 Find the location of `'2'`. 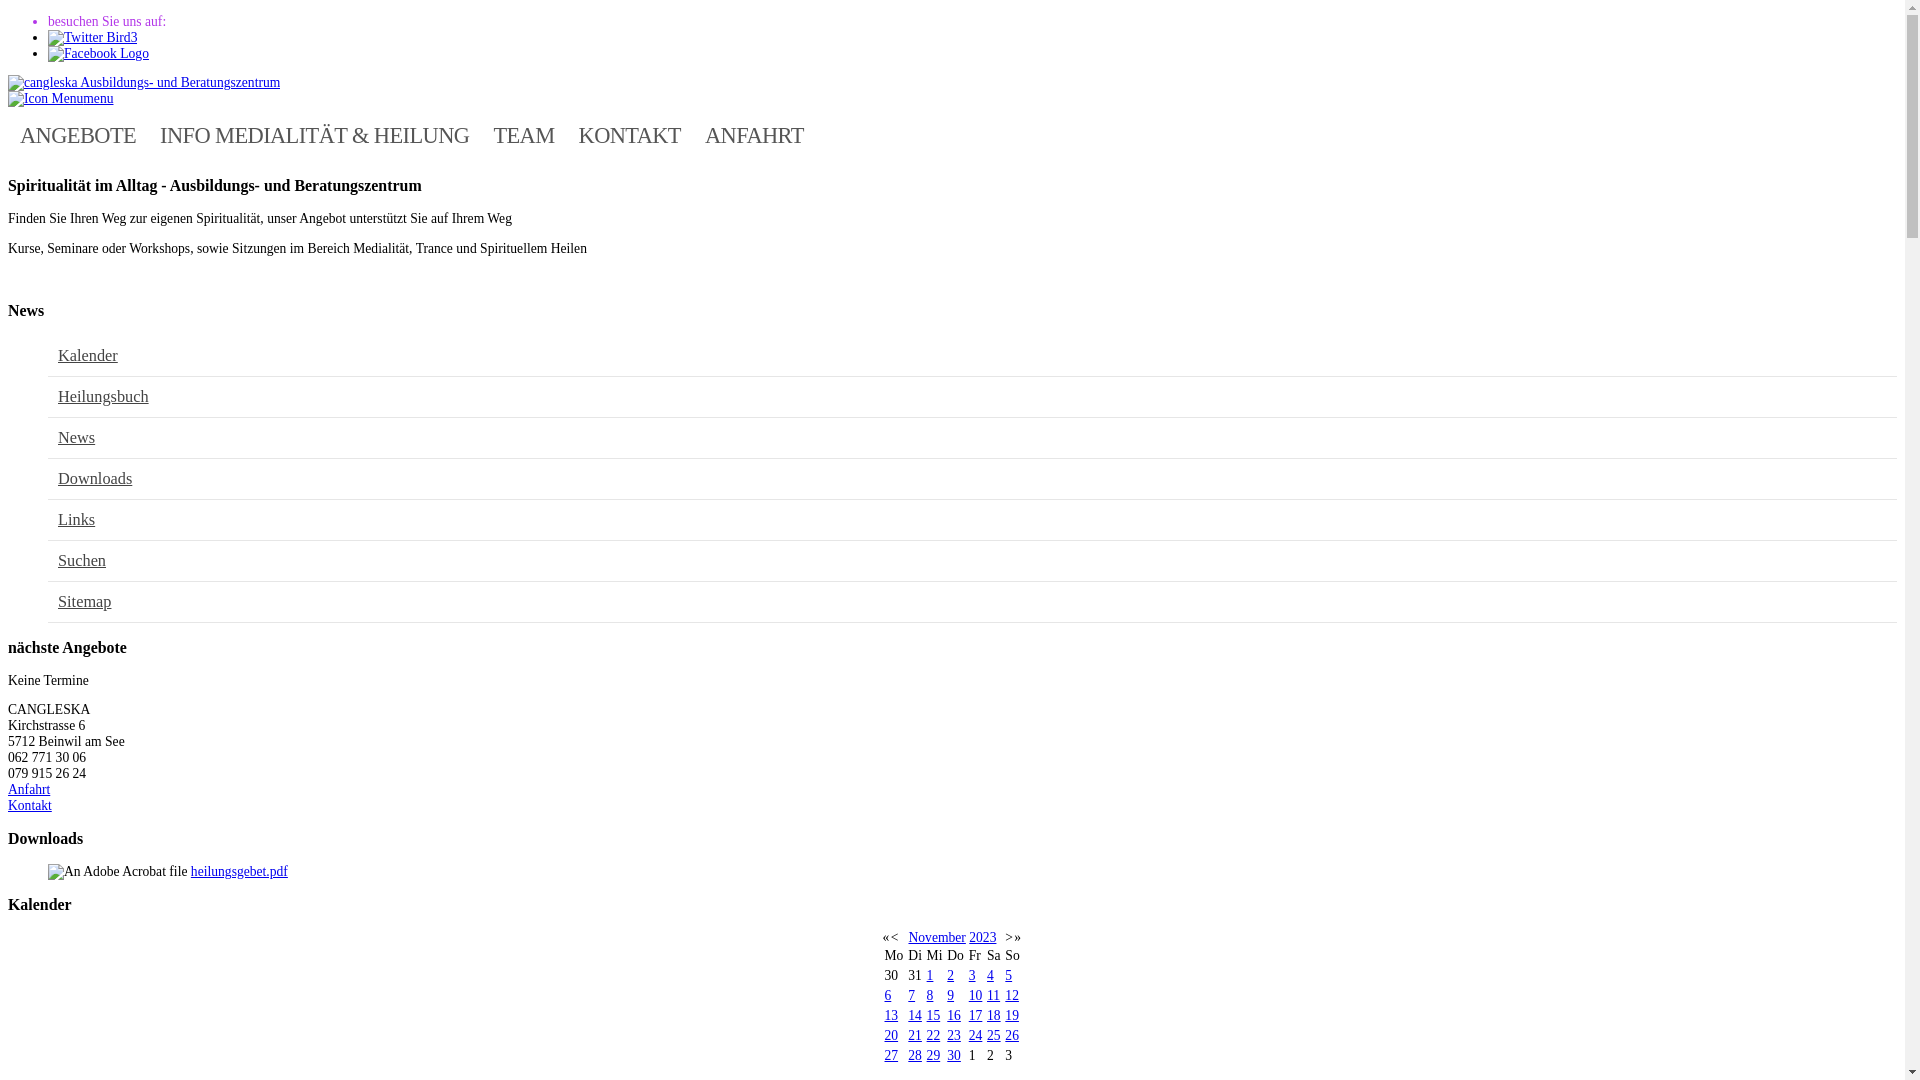

'2' is located at coordinates (945, 974).